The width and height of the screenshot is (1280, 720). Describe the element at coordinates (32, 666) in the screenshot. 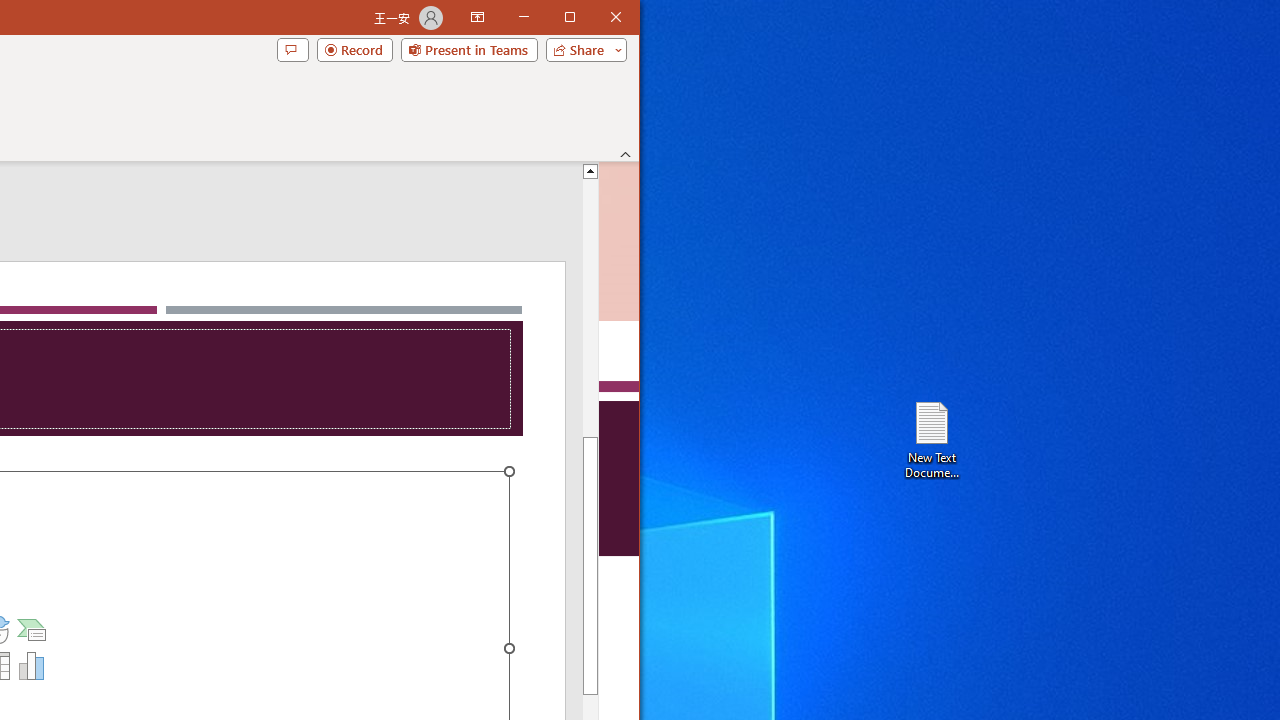

I see `'Insert Chart'` at that location.